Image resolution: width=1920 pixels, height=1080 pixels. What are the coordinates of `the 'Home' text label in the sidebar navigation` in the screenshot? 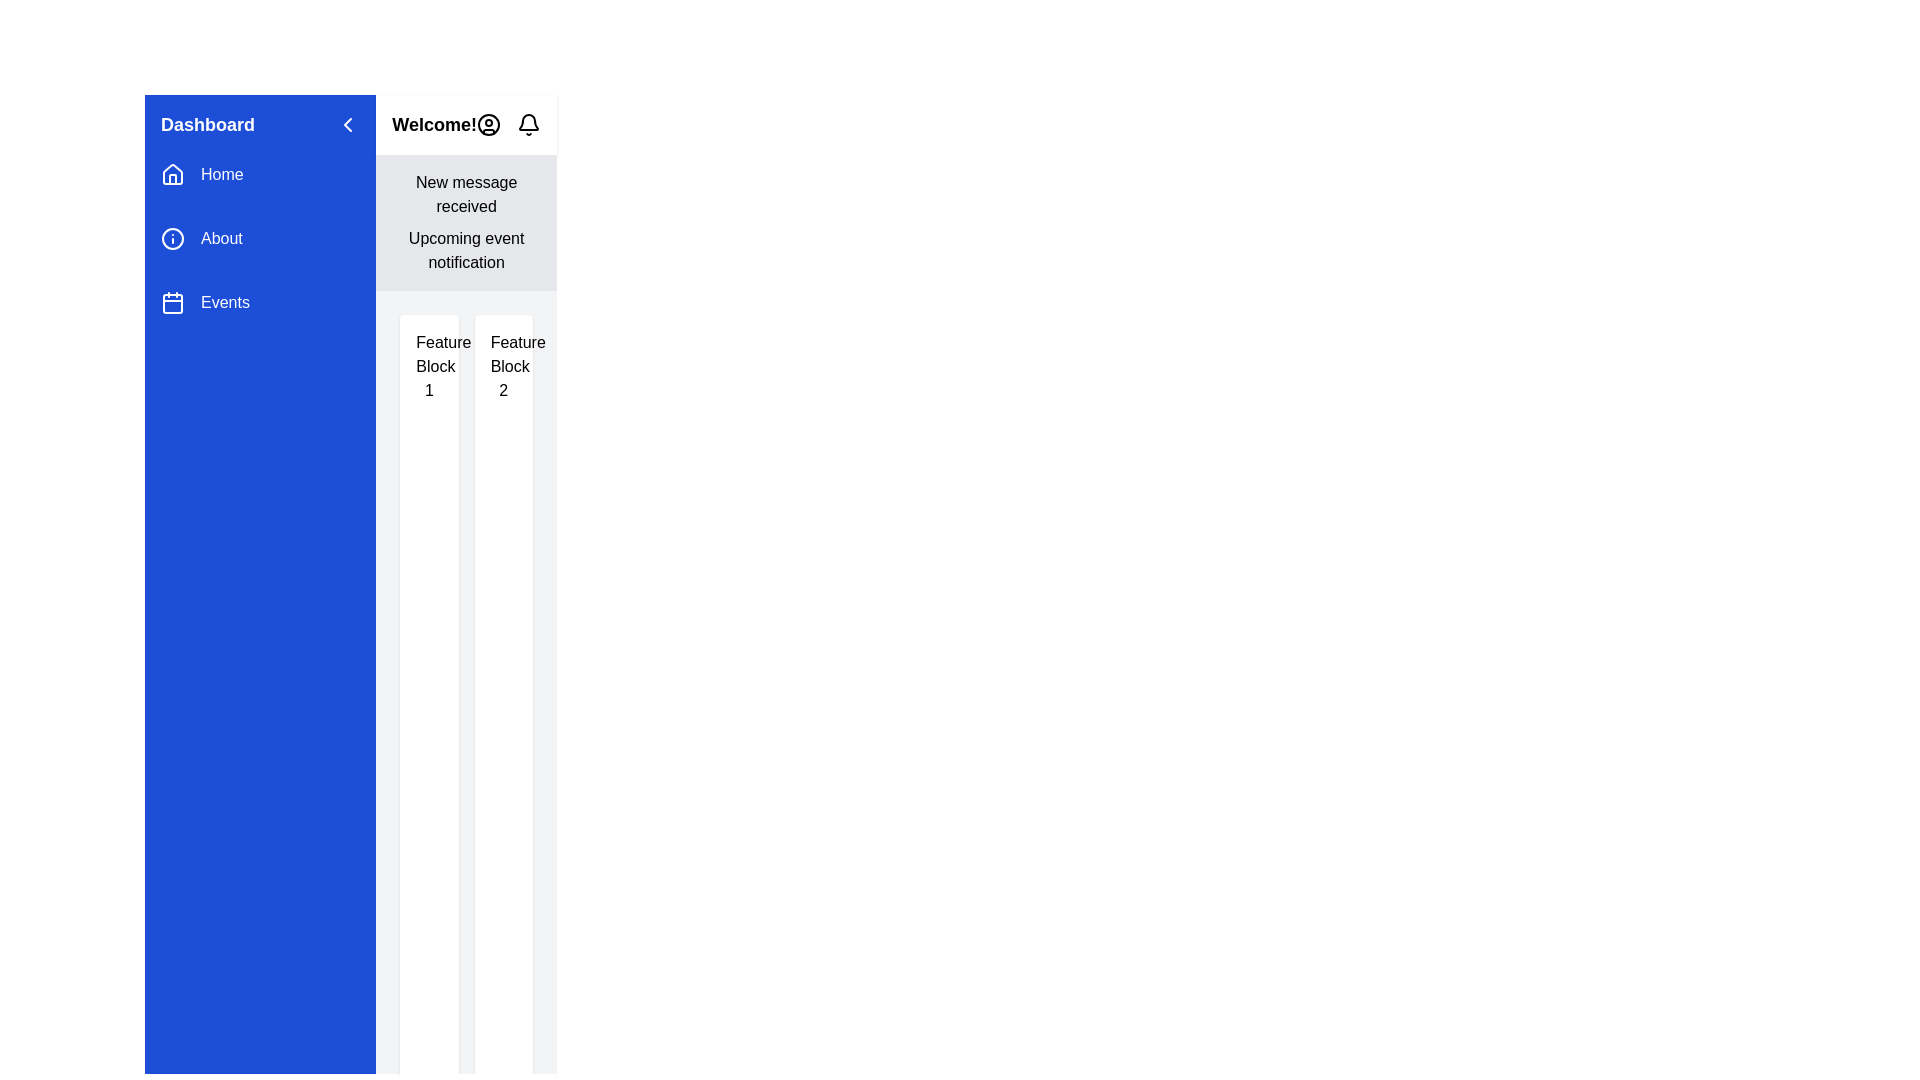 It's located at (222, 173).